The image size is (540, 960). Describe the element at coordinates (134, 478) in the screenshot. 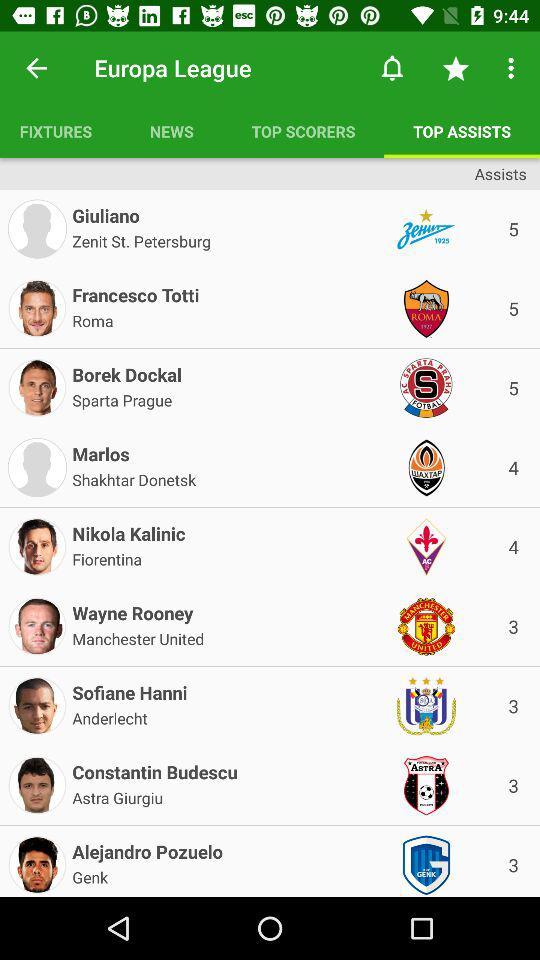

I see `item above the nikola kalinic icon` at that location.